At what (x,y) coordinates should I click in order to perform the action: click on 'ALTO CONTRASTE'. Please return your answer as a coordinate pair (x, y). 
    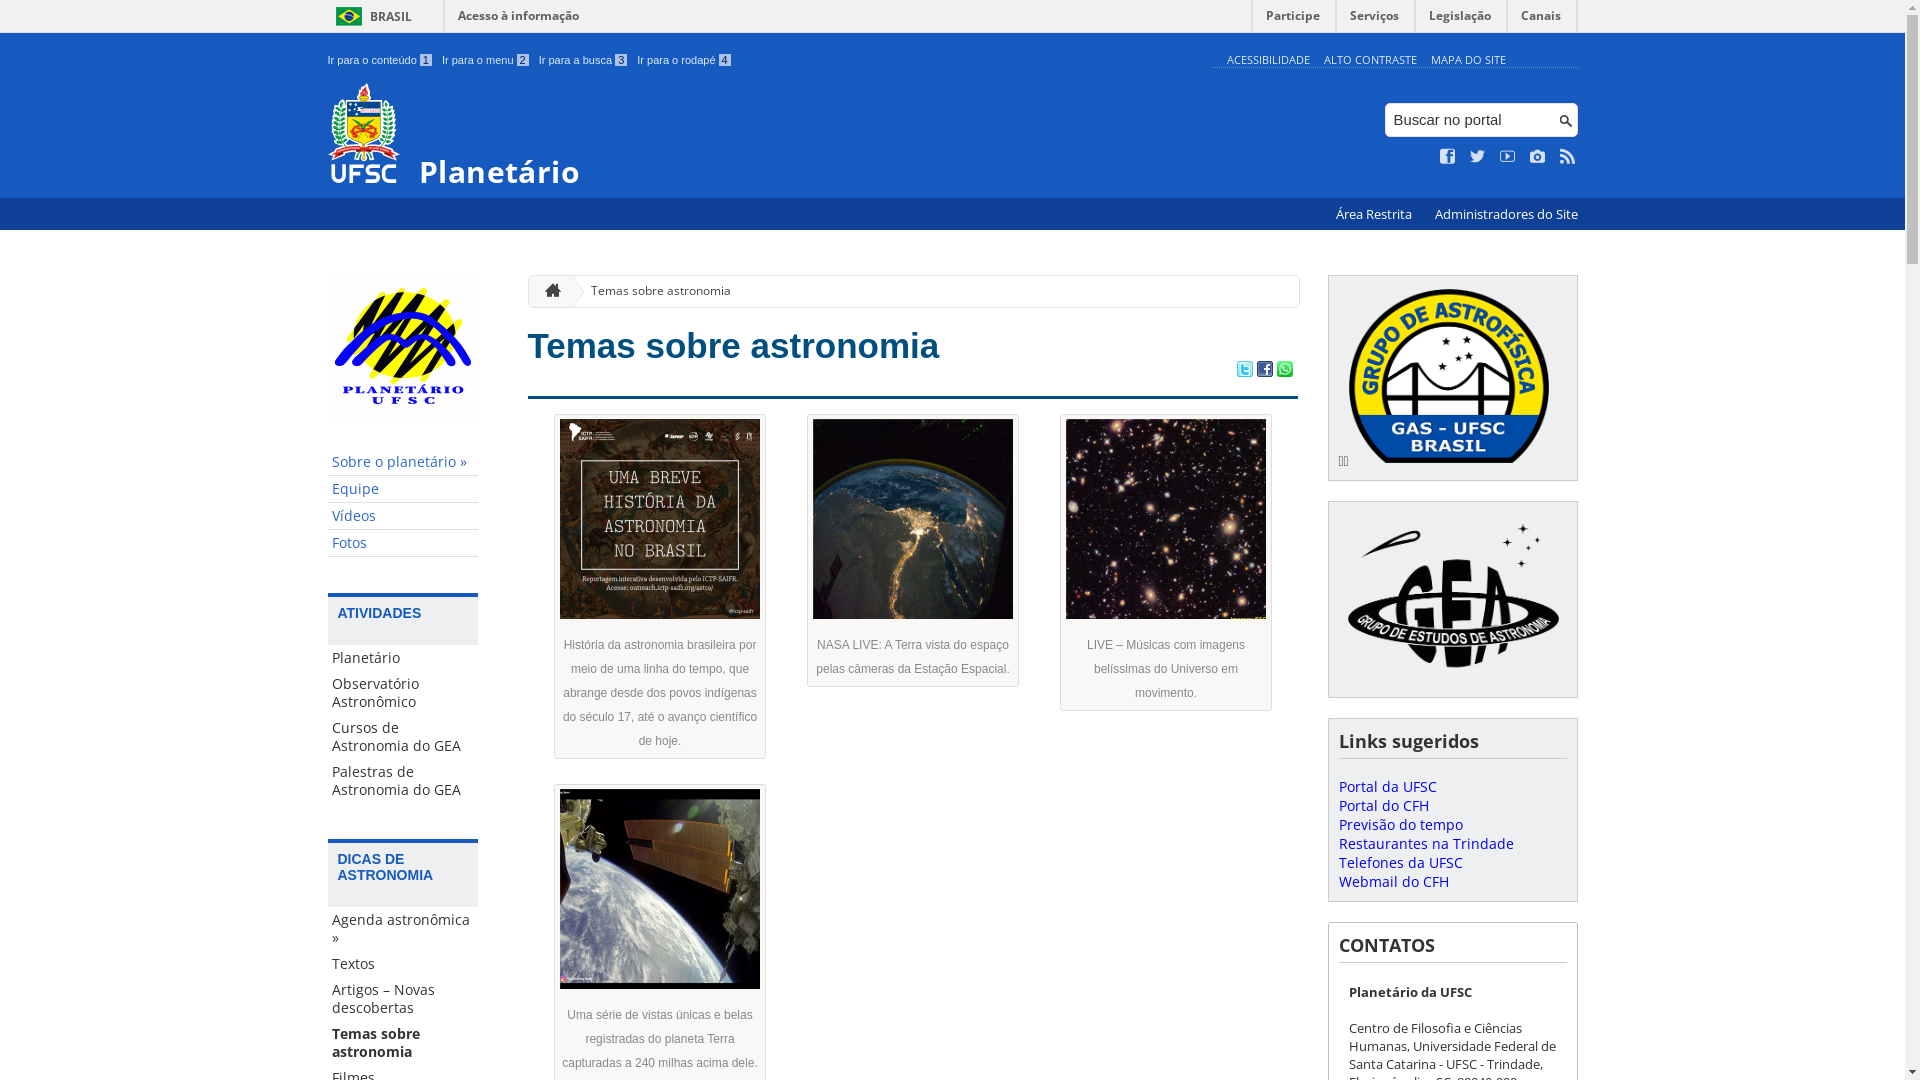
    Looking at the image, I should click on (1369, 58).